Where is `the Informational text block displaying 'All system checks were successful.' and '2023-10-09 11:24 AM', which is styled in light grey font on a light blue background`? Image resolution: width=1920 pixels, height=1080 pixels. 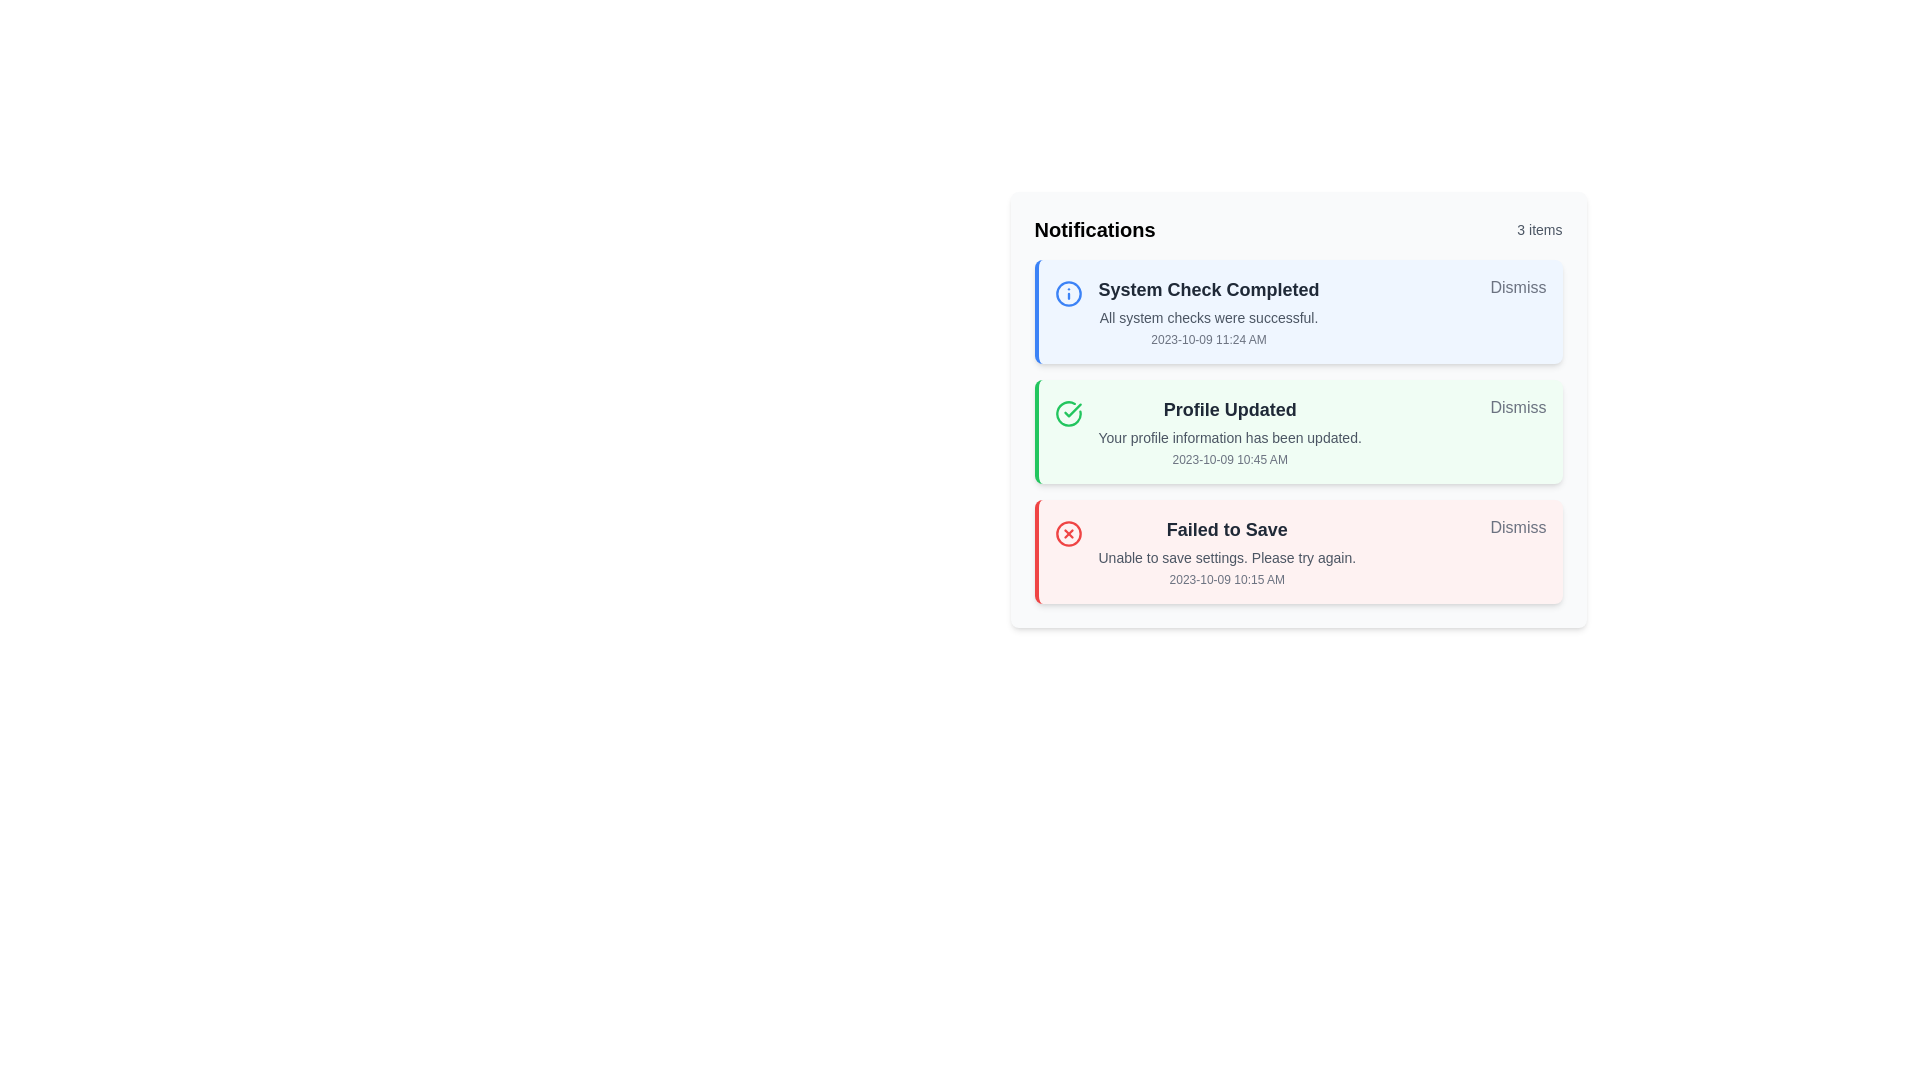 the Informational text block displaying 'All system checks were successful.' and '2023-10-09 11:24 AM', which is styled in light grey font on a light blue background is located at coordinates (1208, 326).